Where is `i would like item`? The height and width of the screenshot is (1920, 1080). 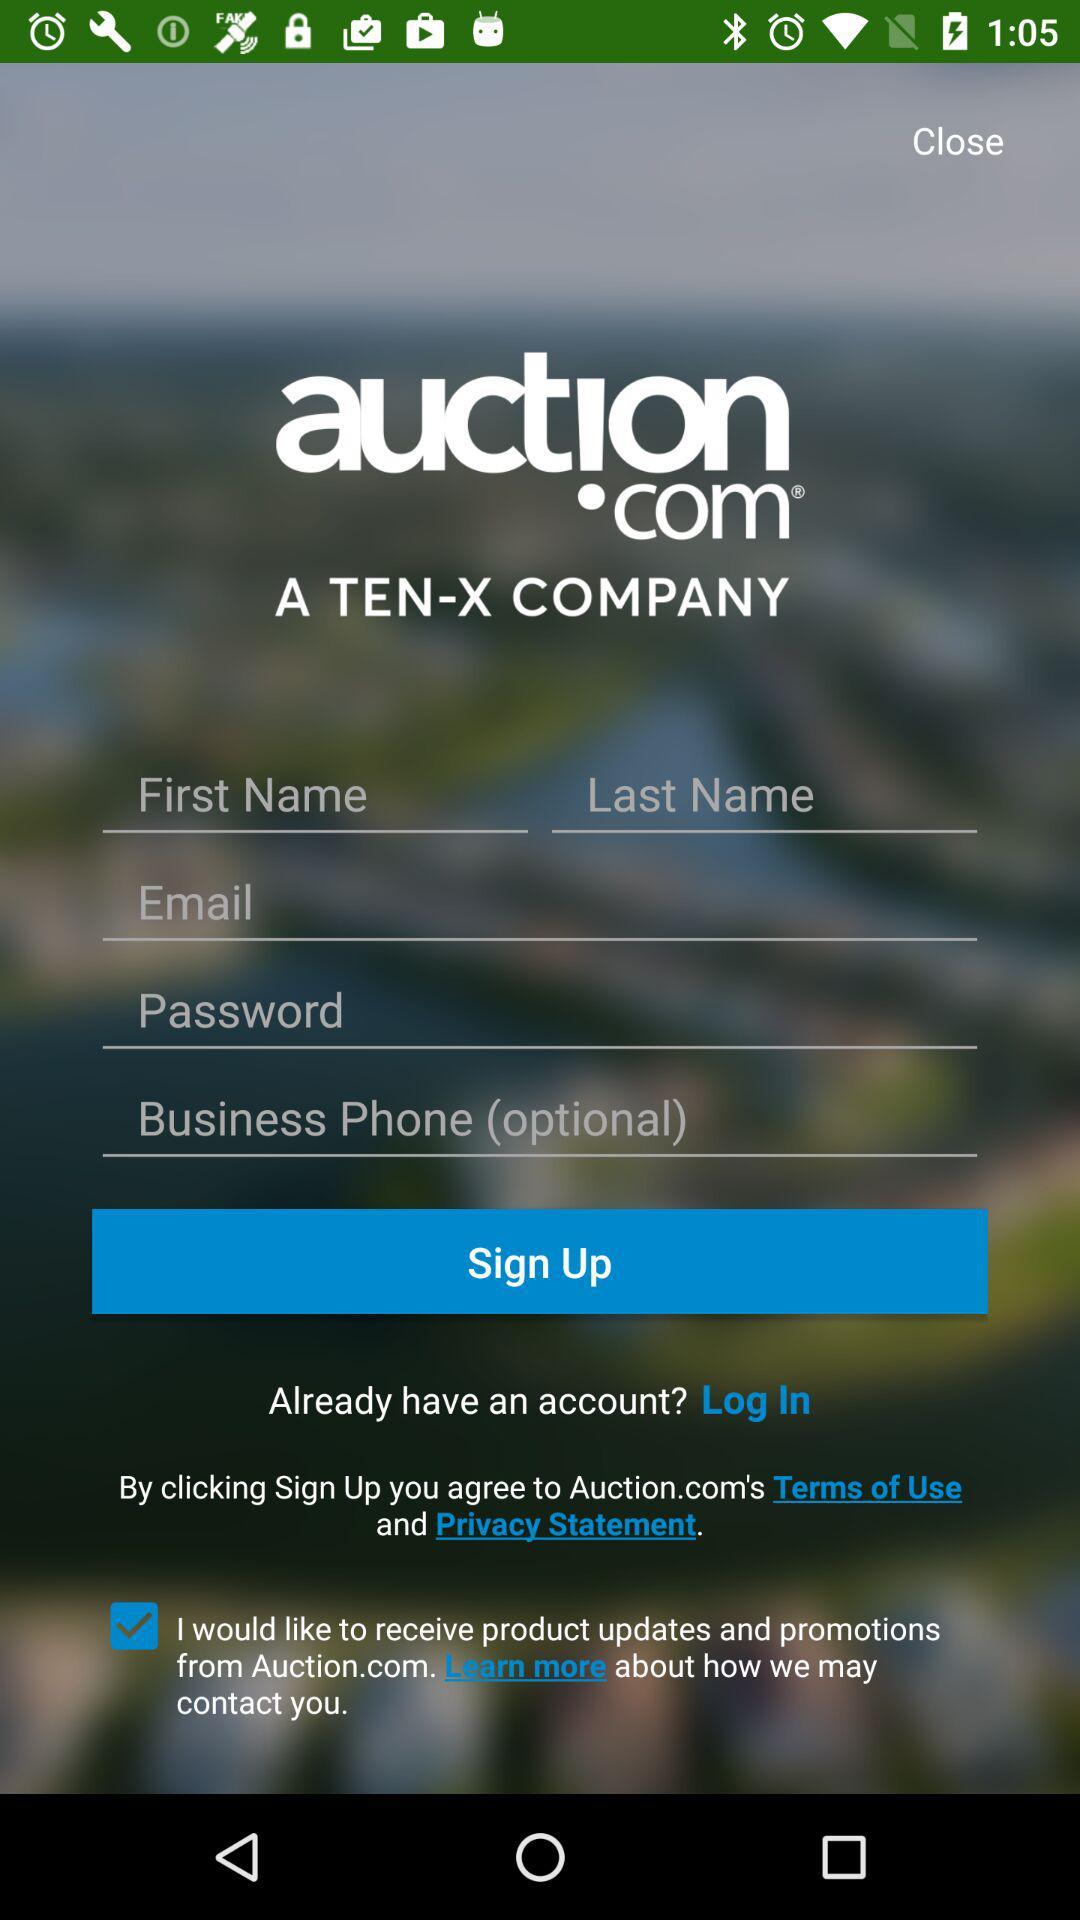 i would like item is located at coordinates (582, 1664).